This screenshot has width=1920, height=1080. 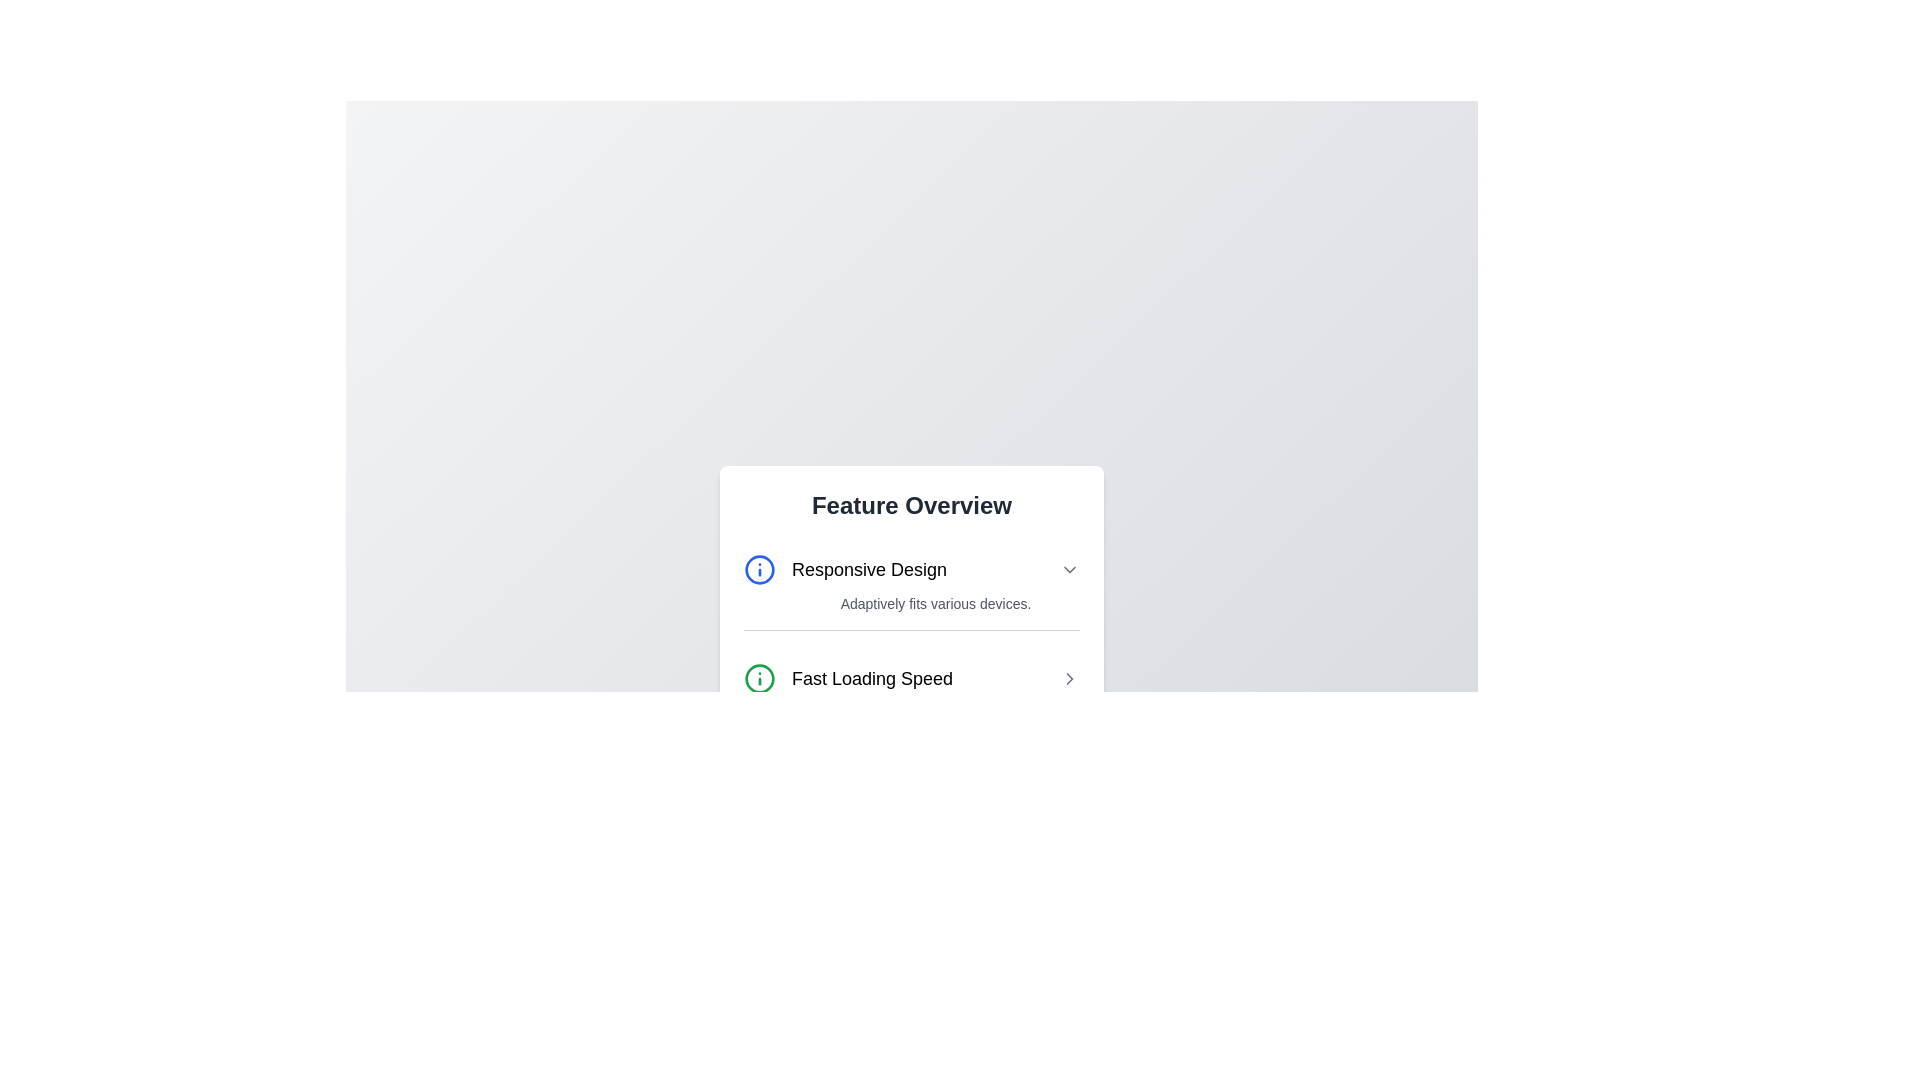 I want to click on the 'Fast Loading Speed' label, which is styled in bold and located below the 'Responsive Design' label in the 'Feature Overview' section, so click(x=872, y=677).